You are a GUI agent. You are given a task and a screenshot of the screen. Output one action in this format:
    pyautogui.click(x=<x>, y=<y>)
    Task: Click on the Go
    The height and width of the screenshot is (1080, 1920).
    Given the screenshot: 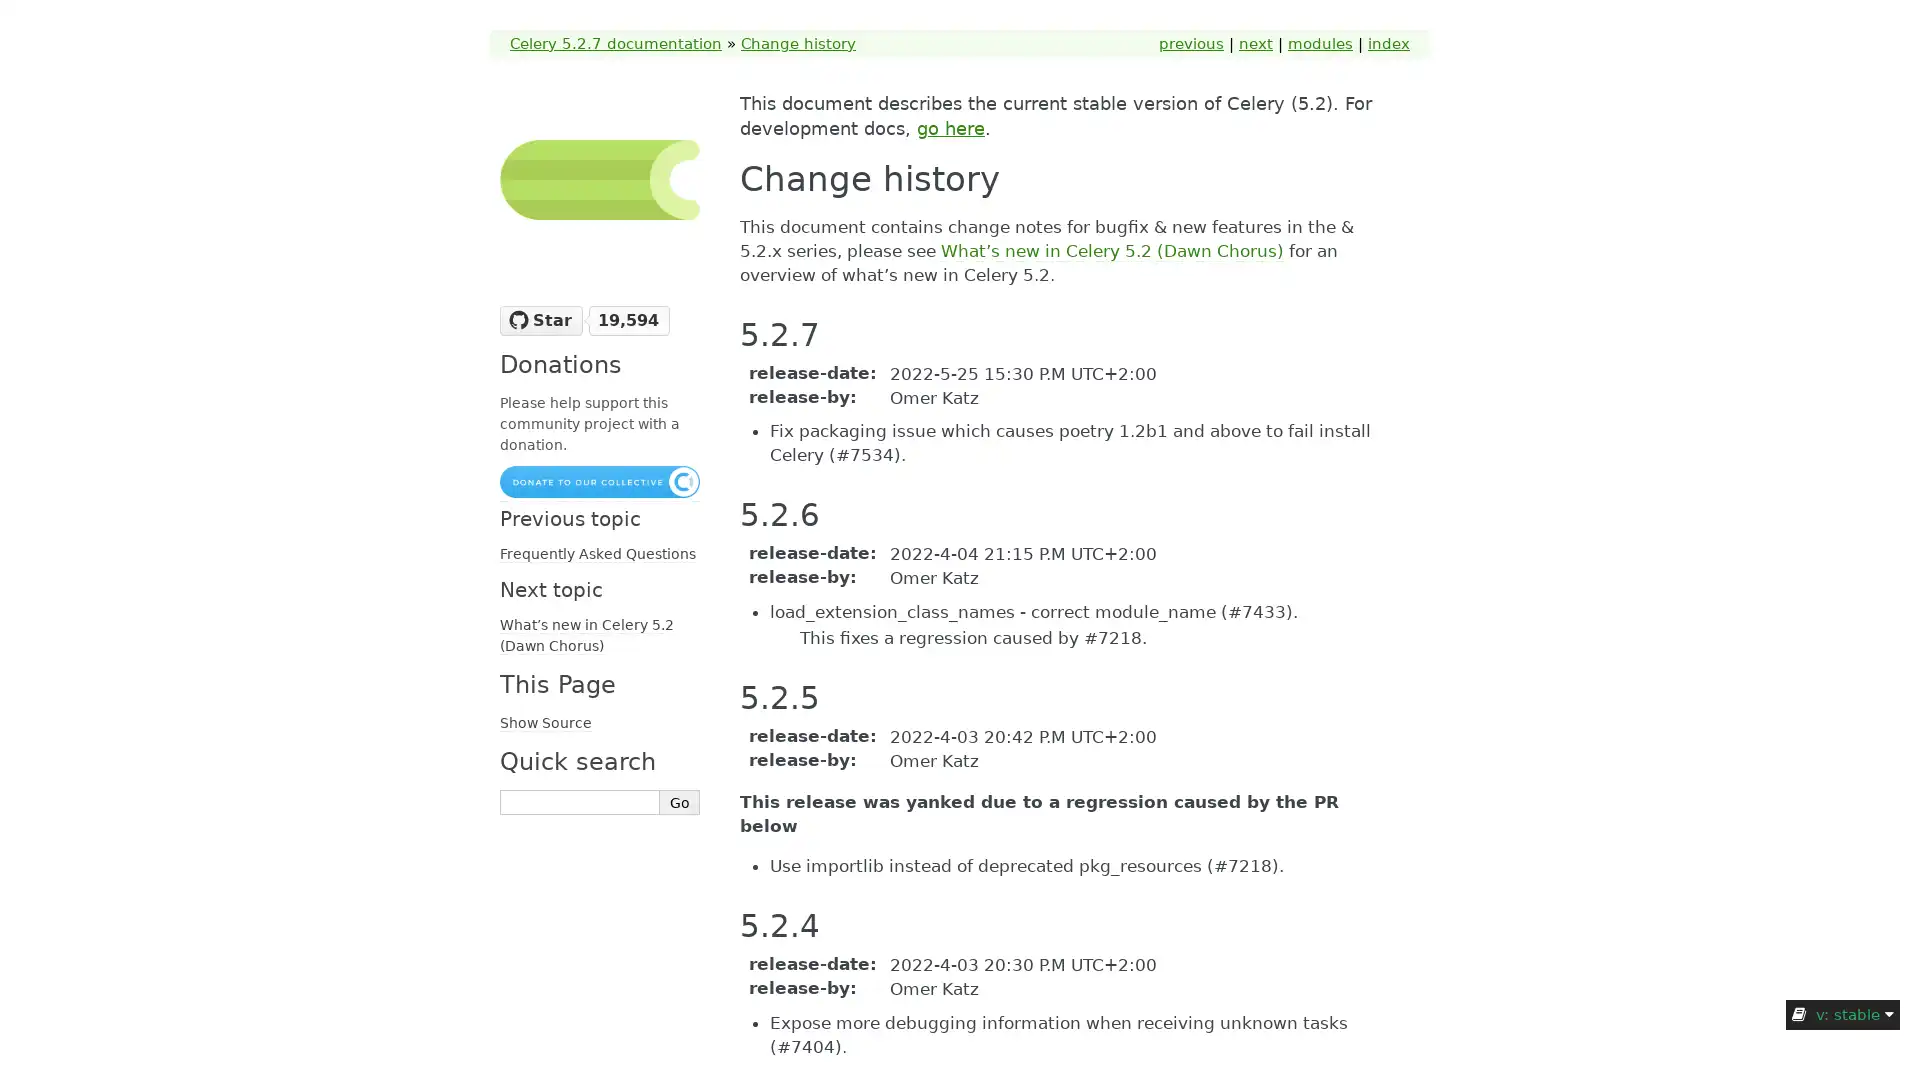 What is the action you would take?
    pyautogui.click(x=680, y=801)
    